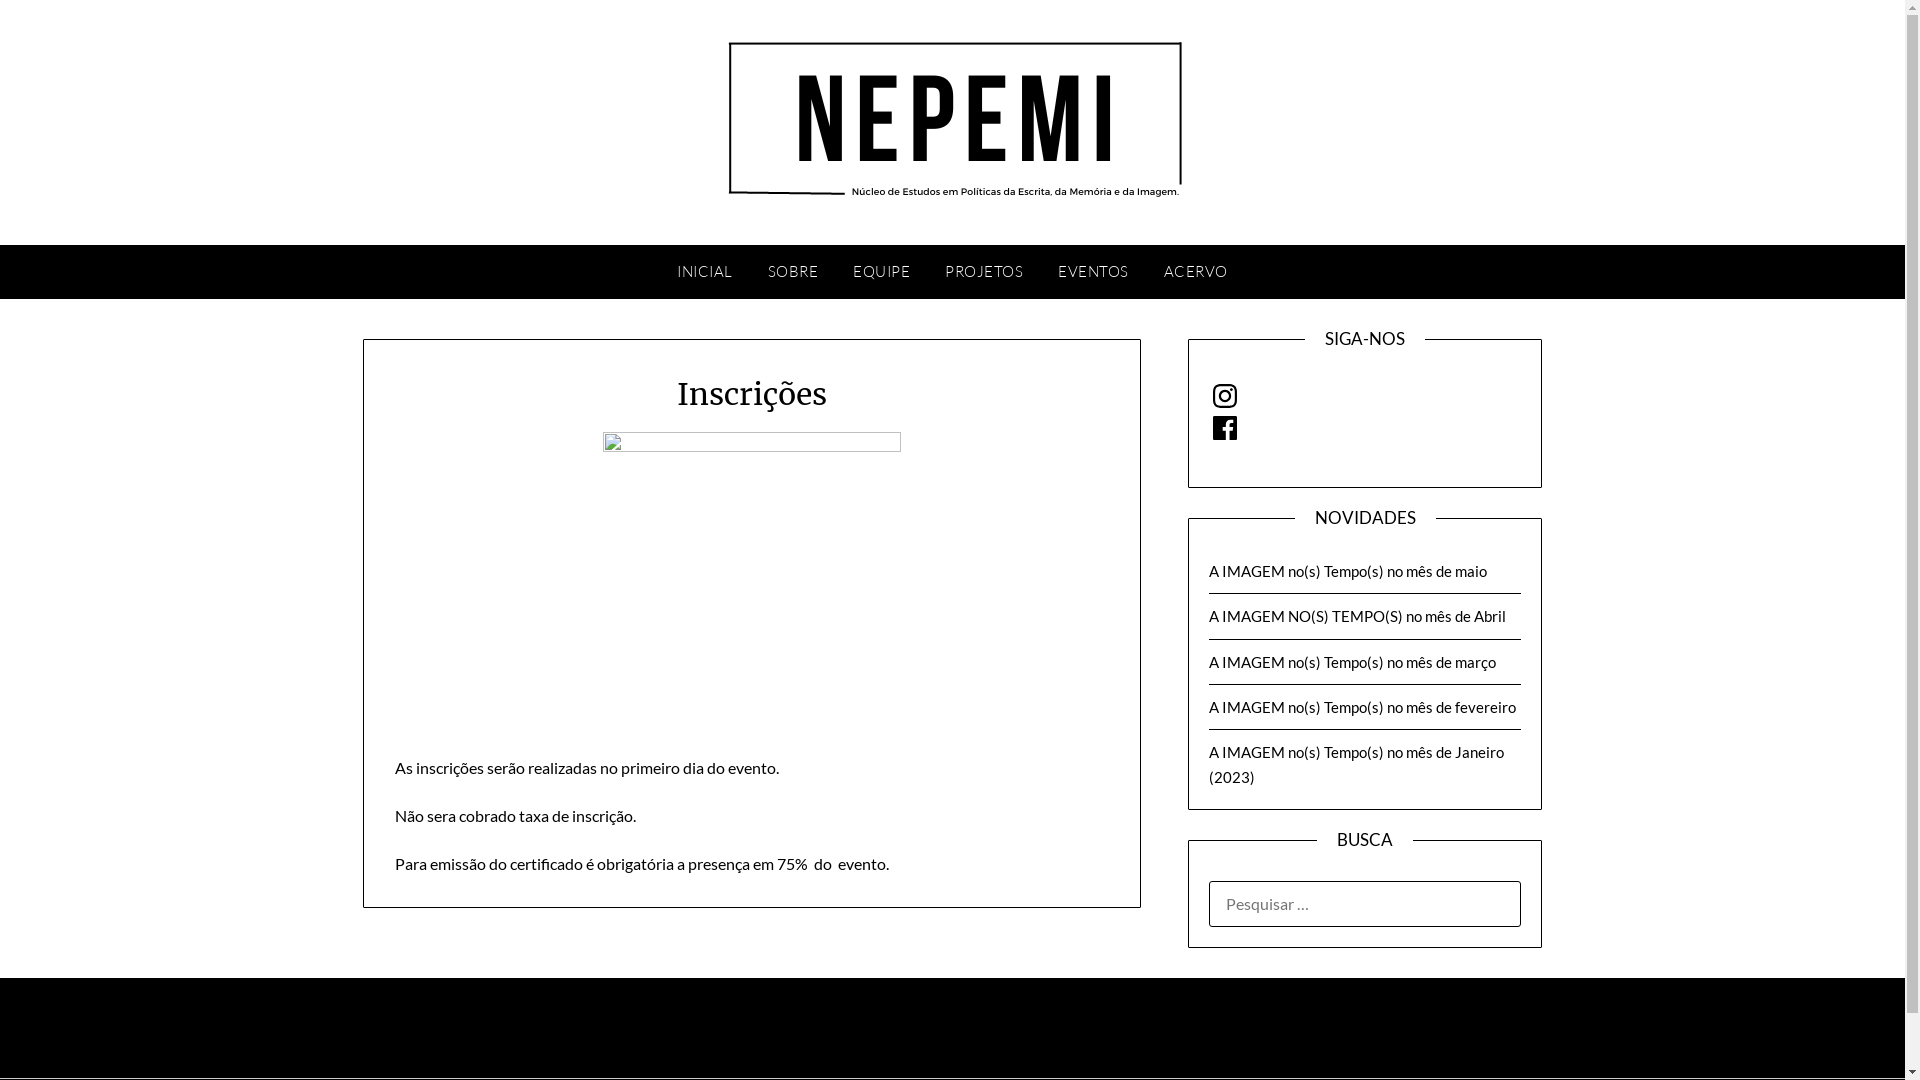 Image resolution: width=1920 pixels, height=1080 pixels. Describe the element at coordinates (705, 272) in the screenshot. I see `'INICIAL'` at that location.